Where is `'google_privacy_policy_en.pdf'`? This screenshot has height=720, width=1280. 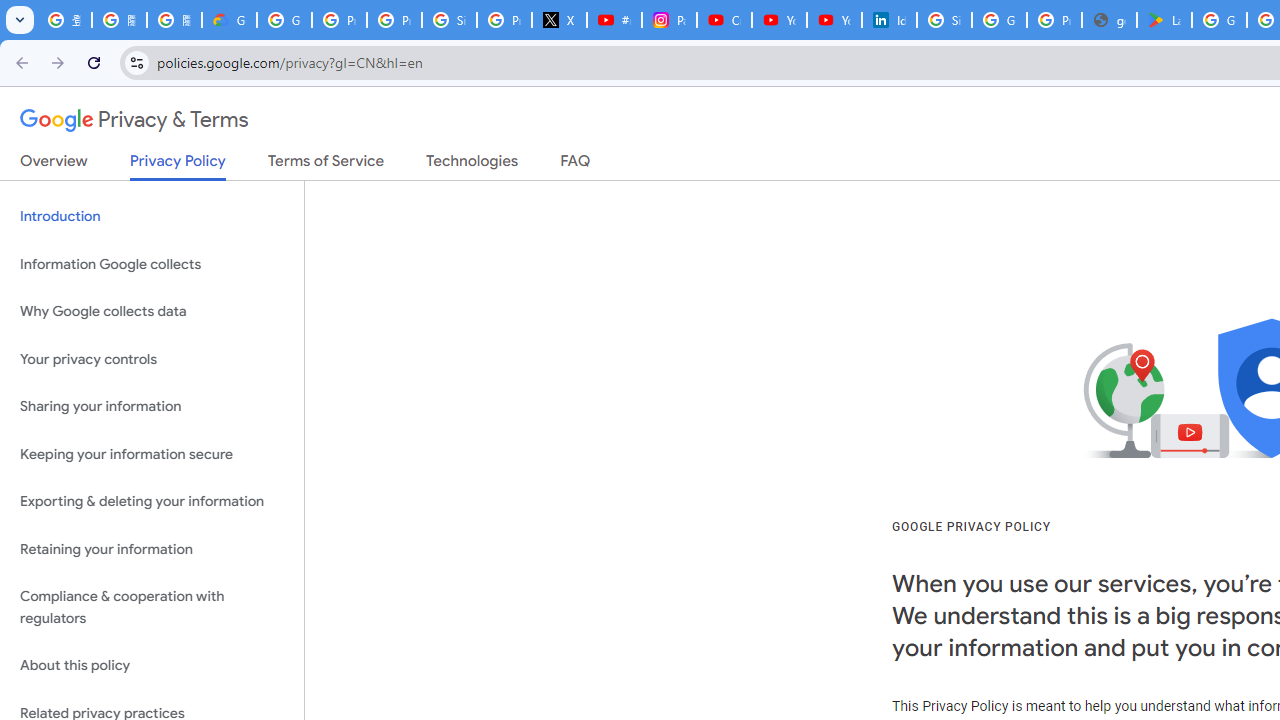 'google_privacy_policy_en.pdf' is located at coordinates (1108, 20).